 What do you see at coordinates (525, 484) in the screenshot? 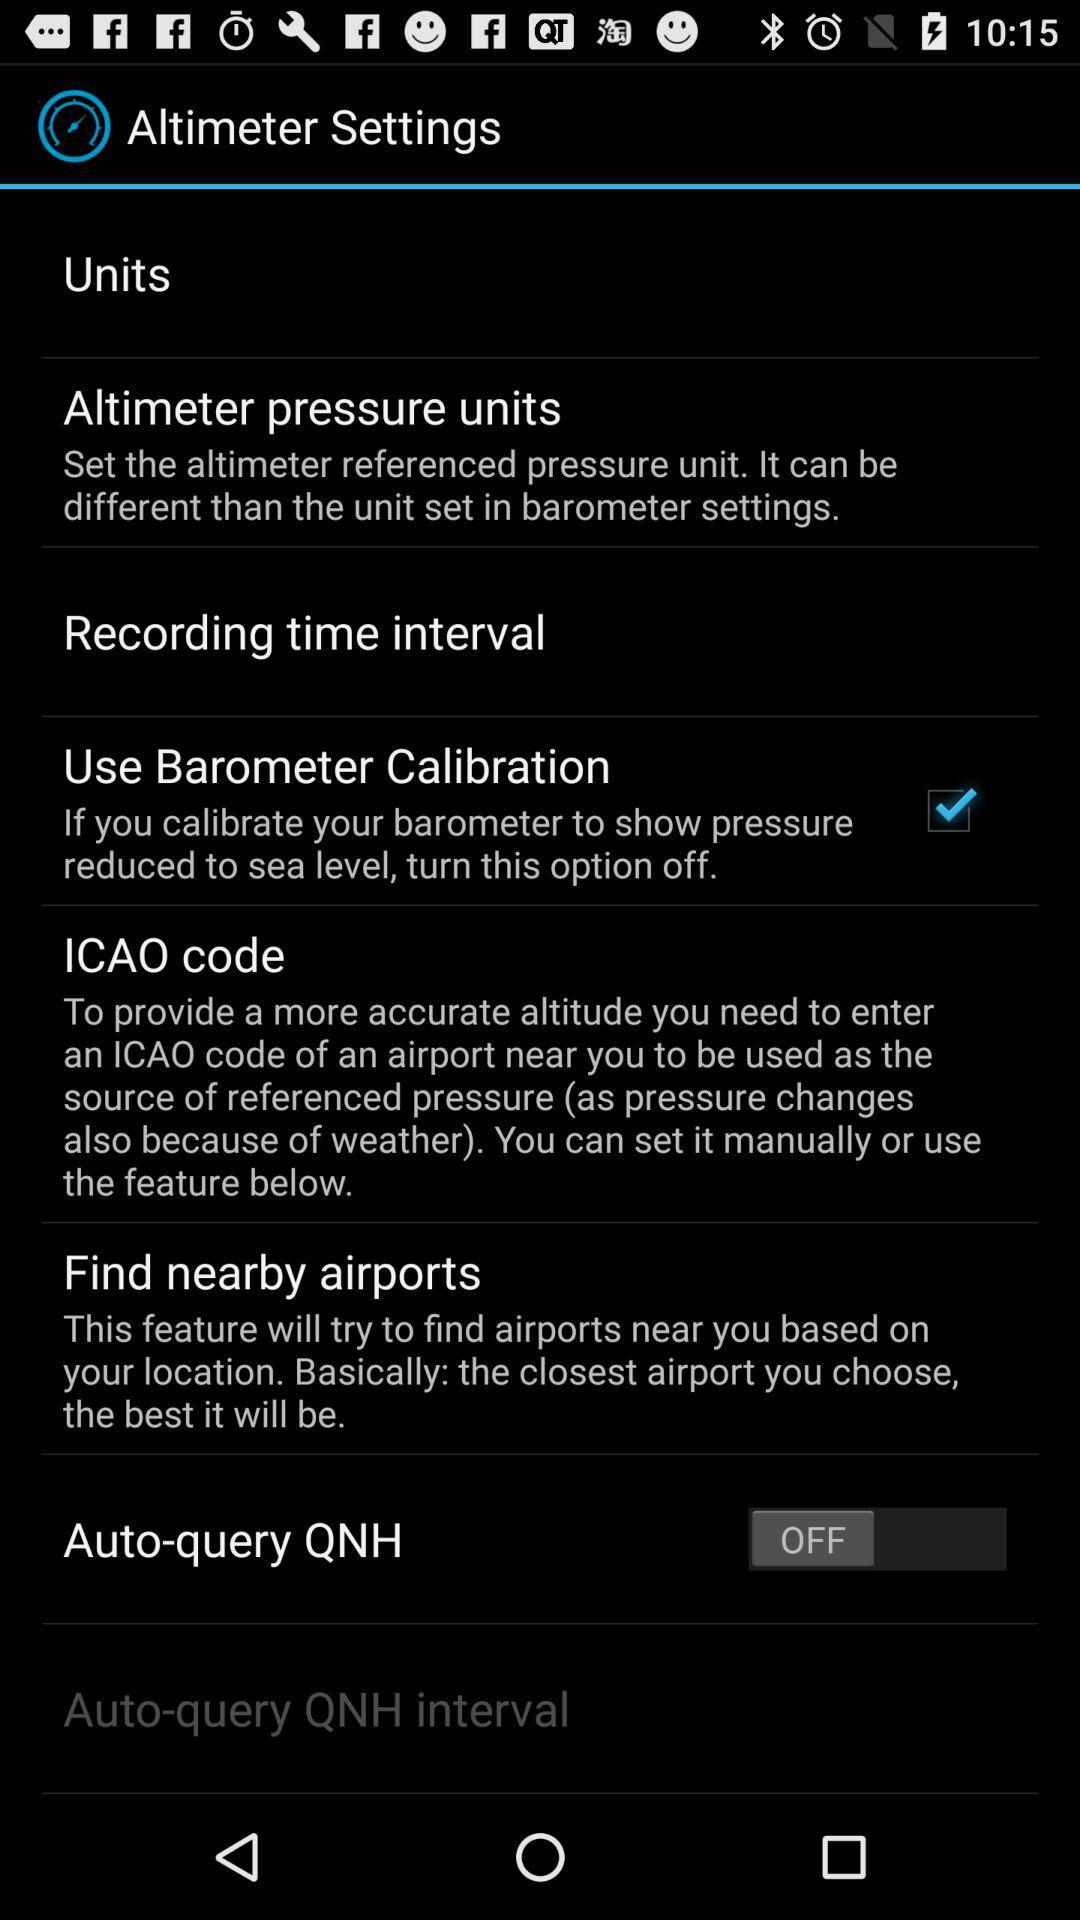
I see `the set the altimeter app` at bounding box center [525, 484].